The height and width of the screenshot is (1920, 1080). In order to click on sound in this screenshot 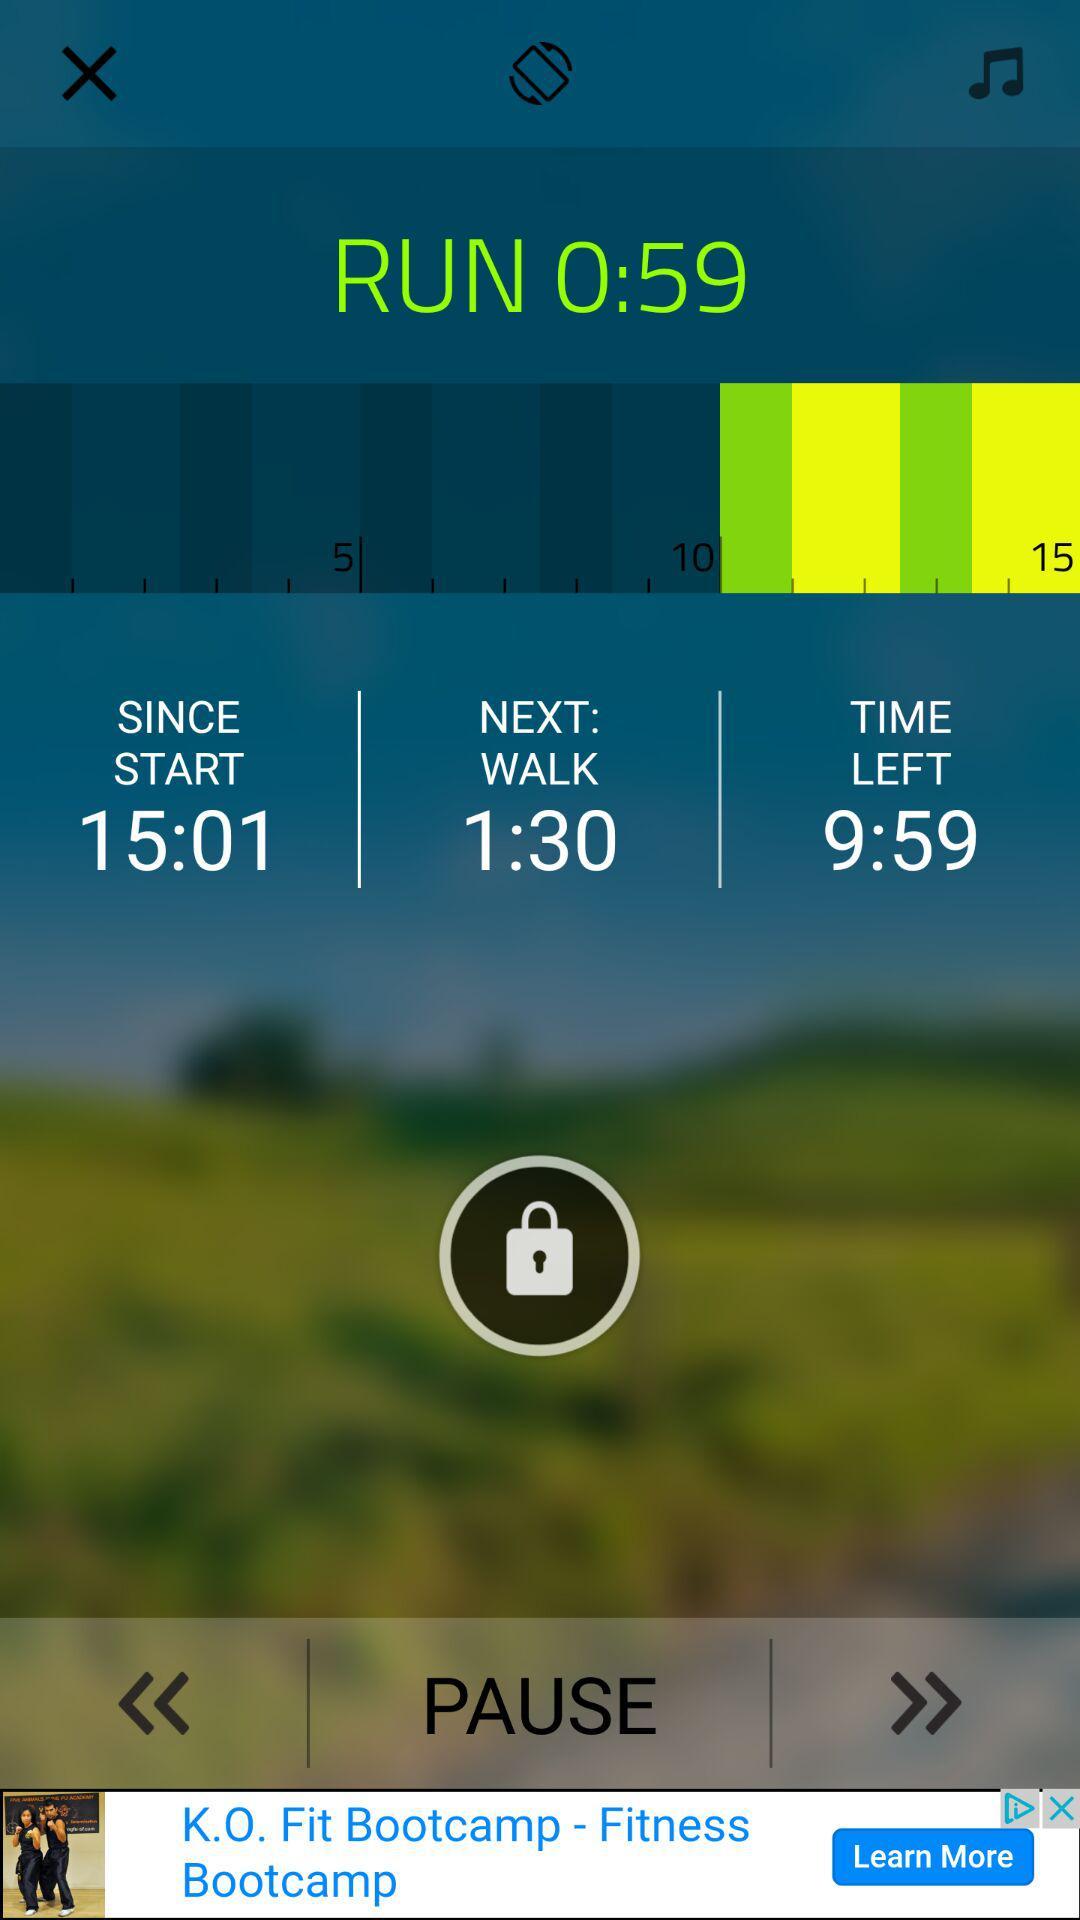, I will do `click(990, 73)`.